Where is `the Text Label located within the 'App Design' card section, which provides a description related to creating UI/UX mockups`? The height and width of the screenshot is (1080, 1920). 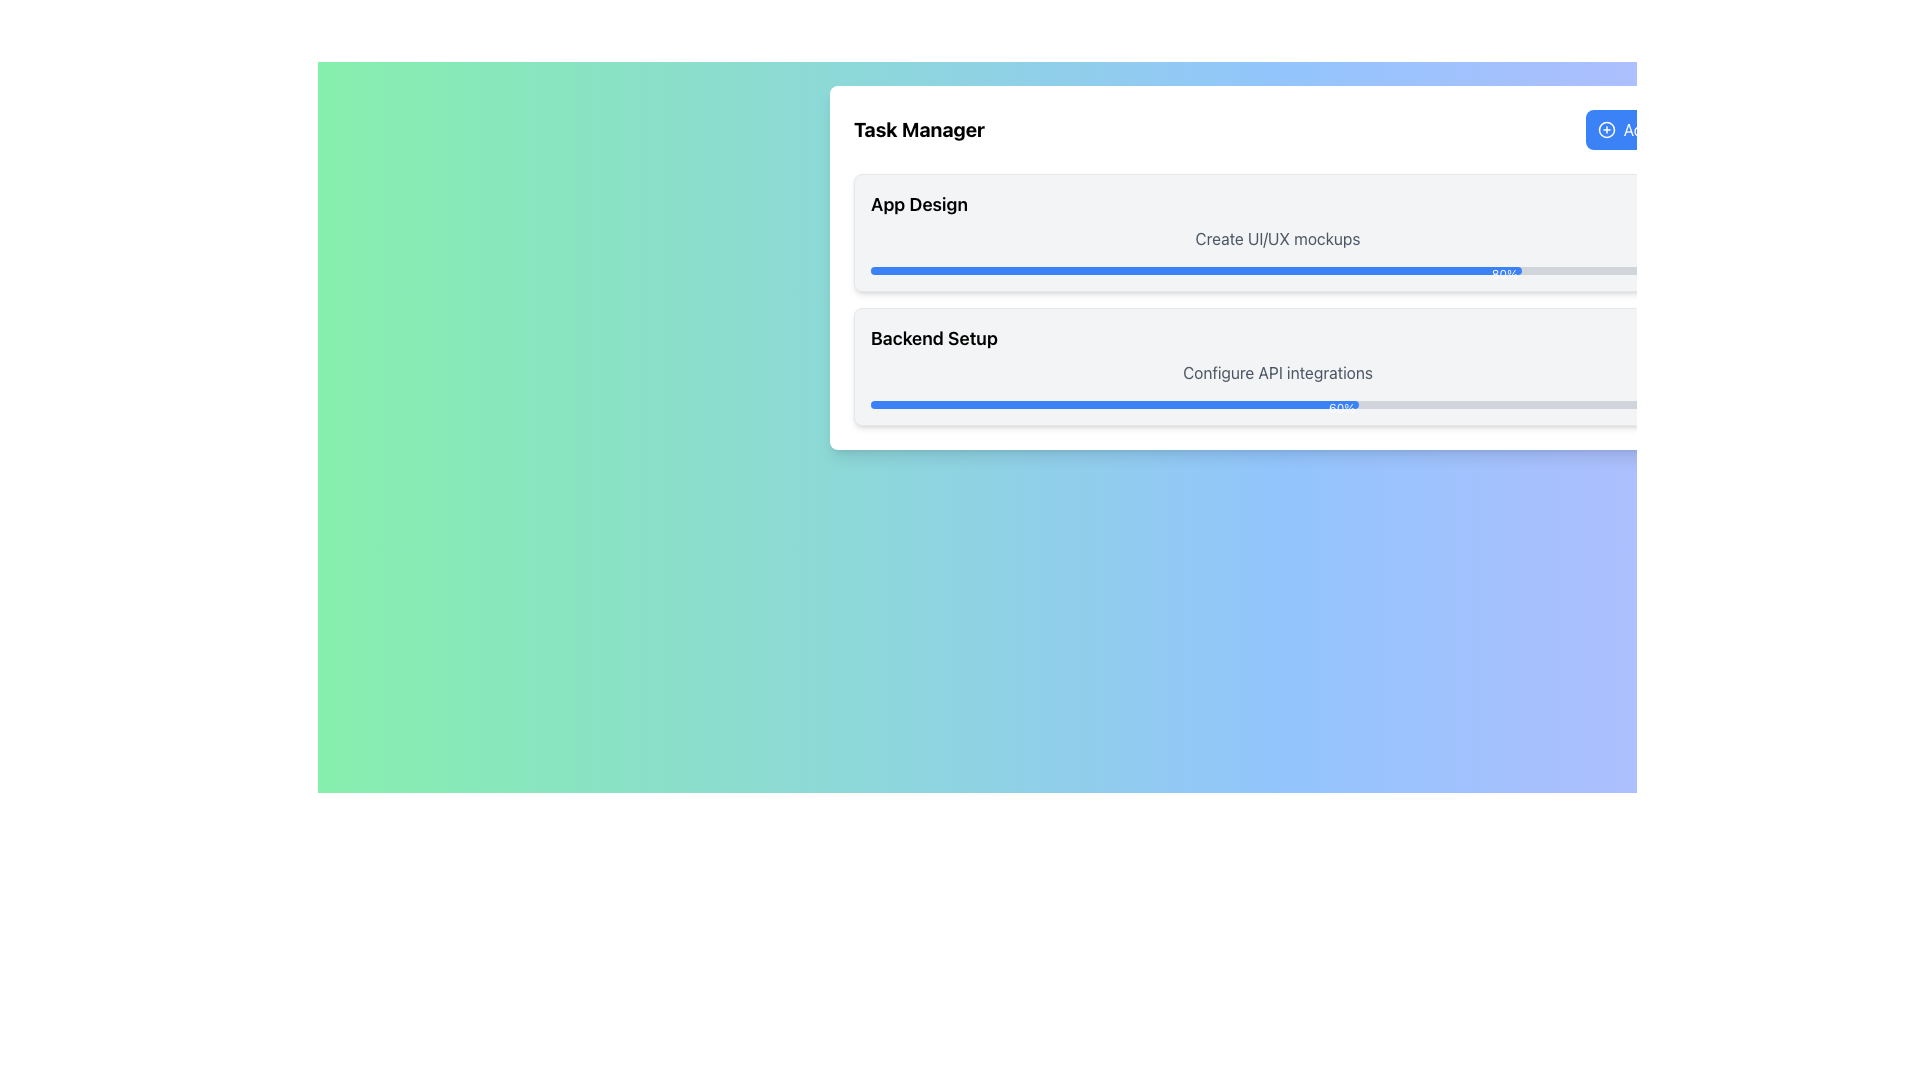 the Text Label located within the 'App Design' card section, which provides a description related to creating UI/UX mockups is located at coordinates (1276, 238).